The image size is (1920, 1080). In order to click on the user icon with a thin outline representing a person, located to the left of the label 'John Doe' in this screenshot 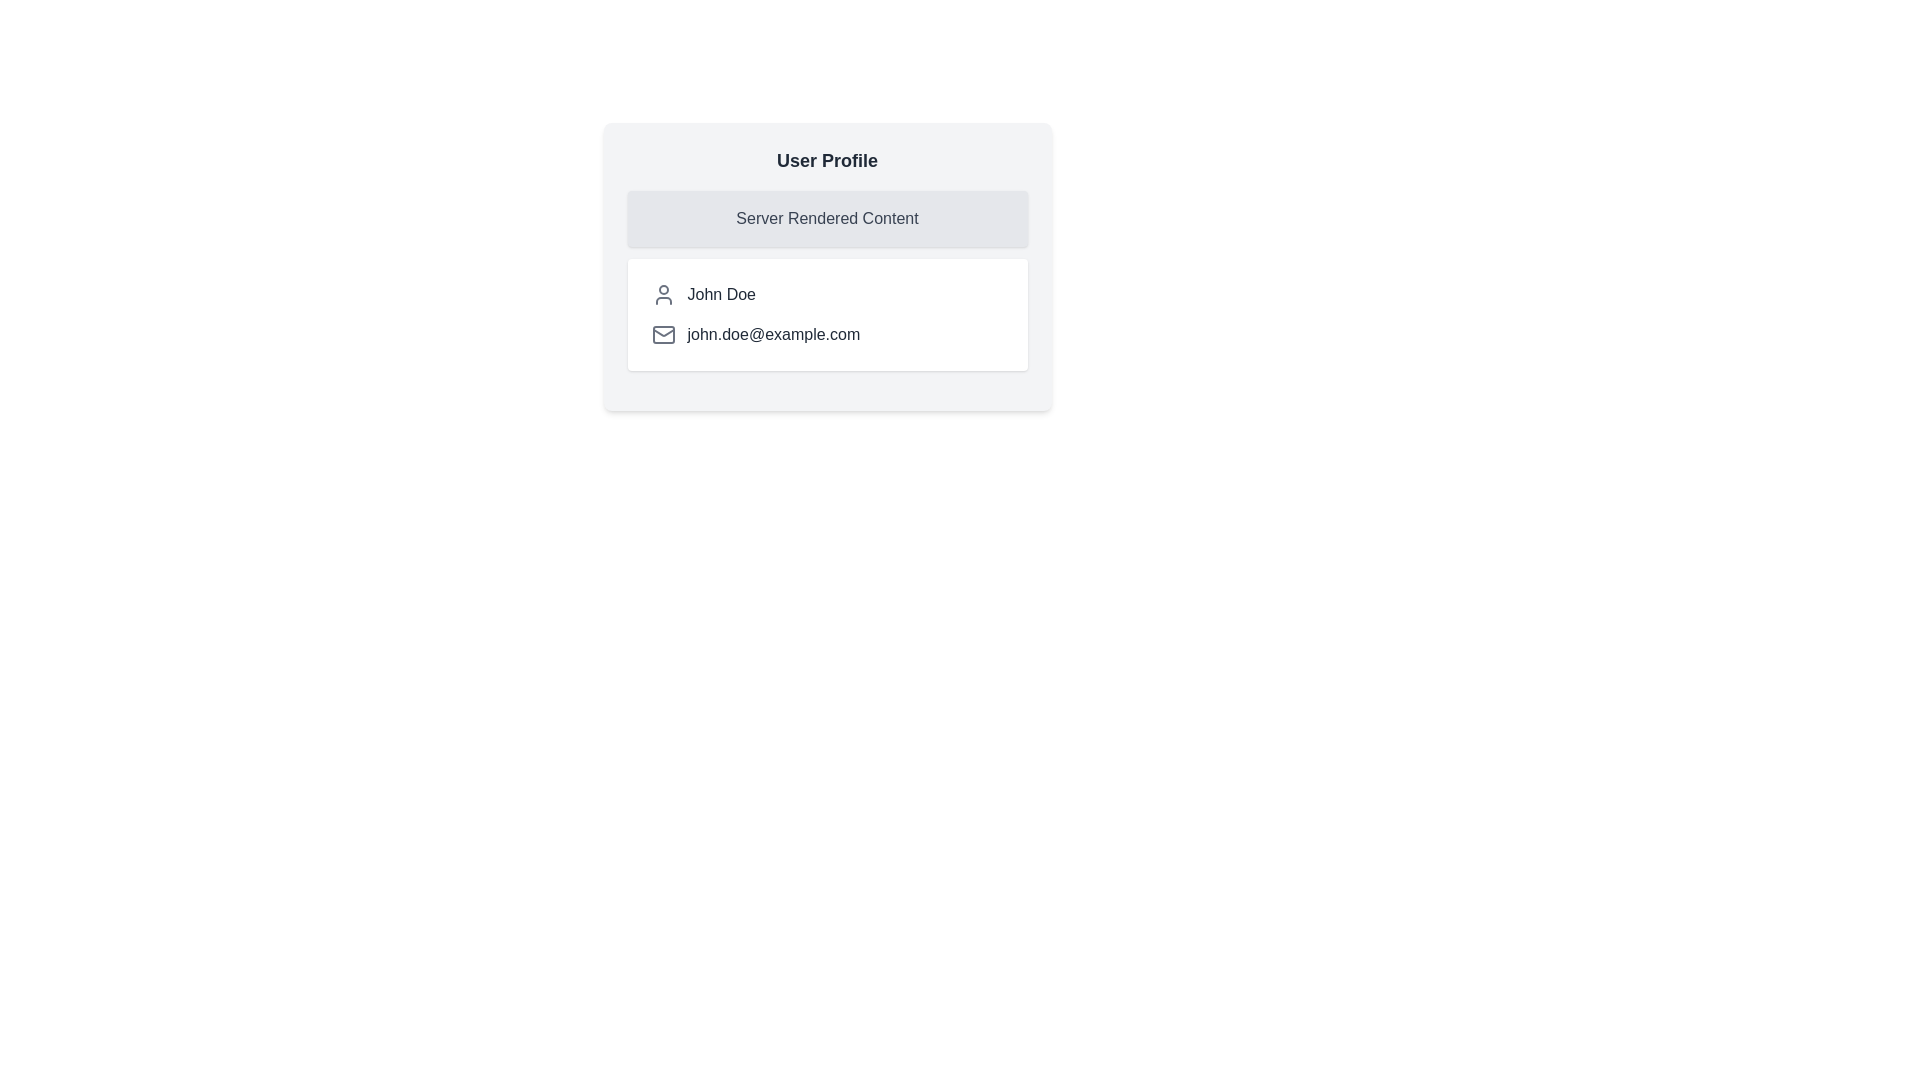, I will do `click(663, 294)`.